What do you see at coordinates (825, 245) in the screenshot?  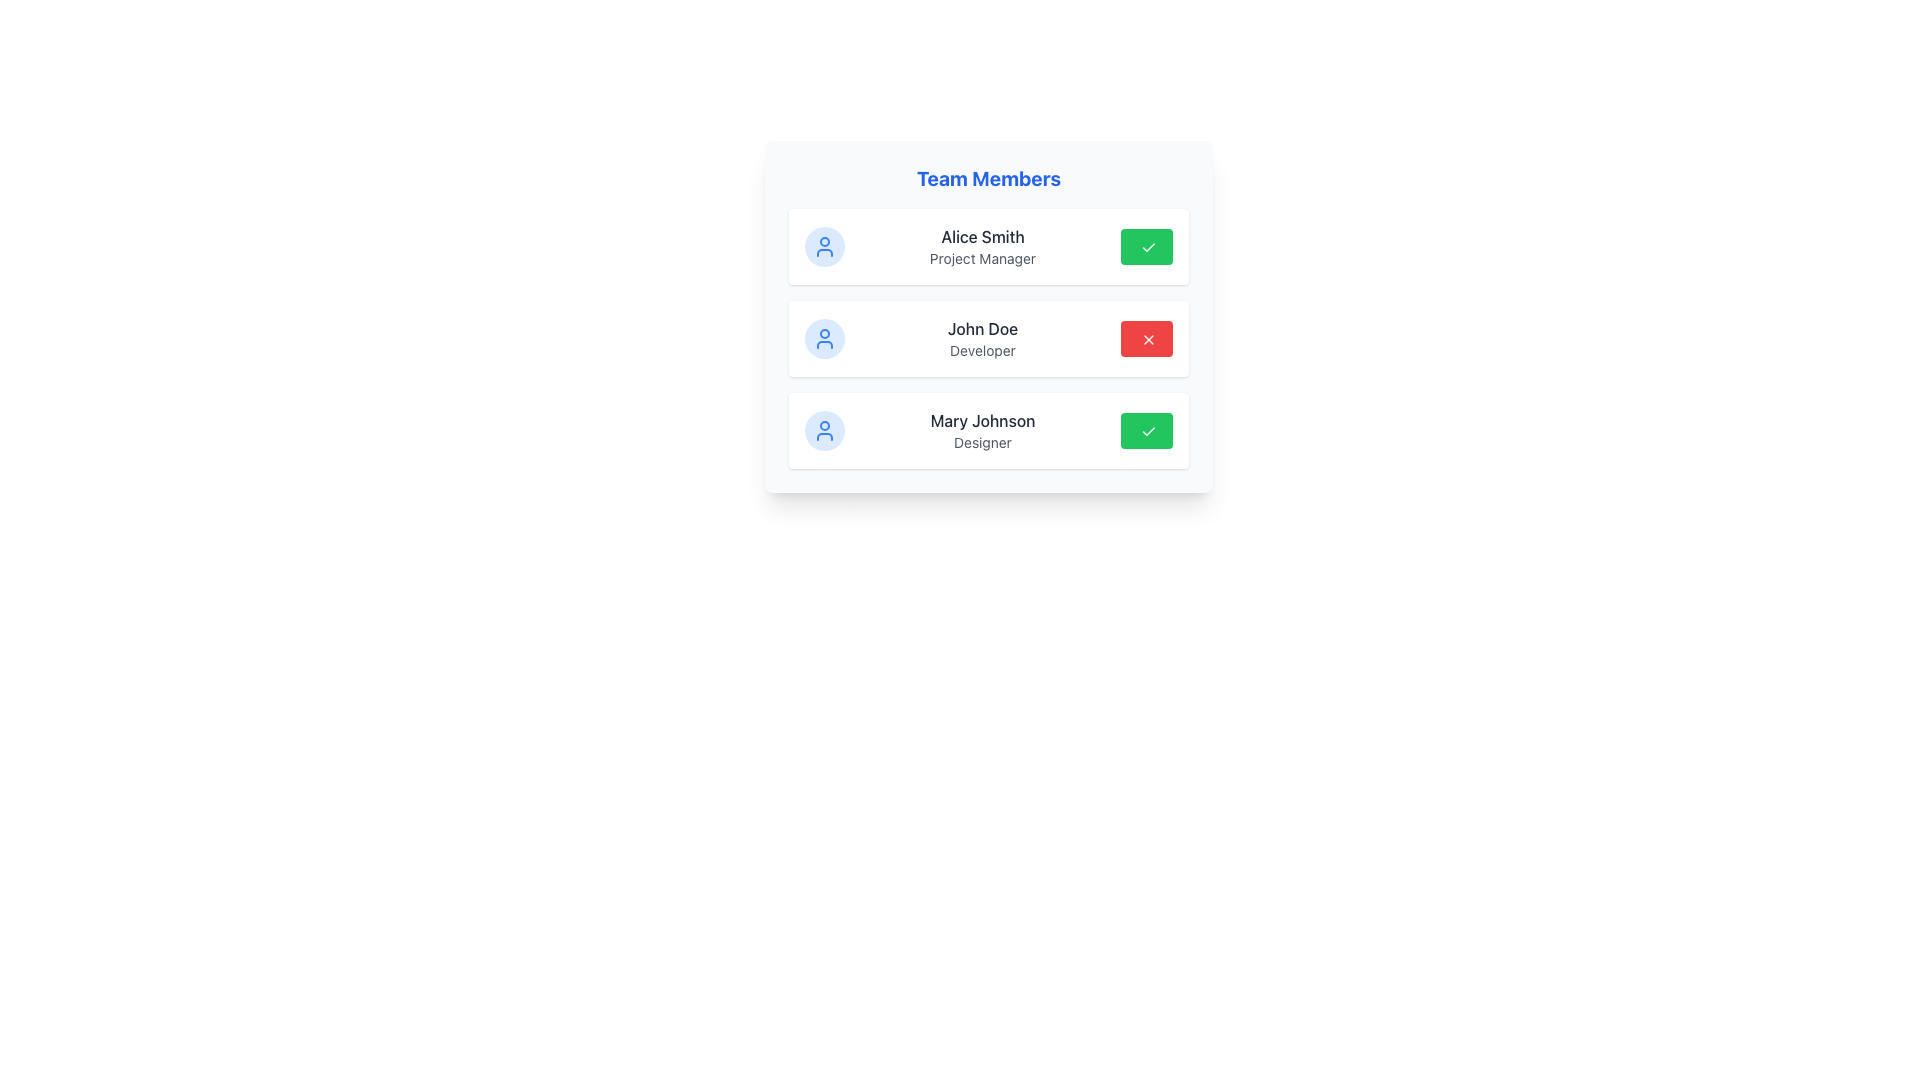 I see `the user icon representing a user, styled with a blue stroke on a transparent background, located in a light blue circular background, positioned above 'Alice Smith, Project Manager'` at bounding box center [825, 245].